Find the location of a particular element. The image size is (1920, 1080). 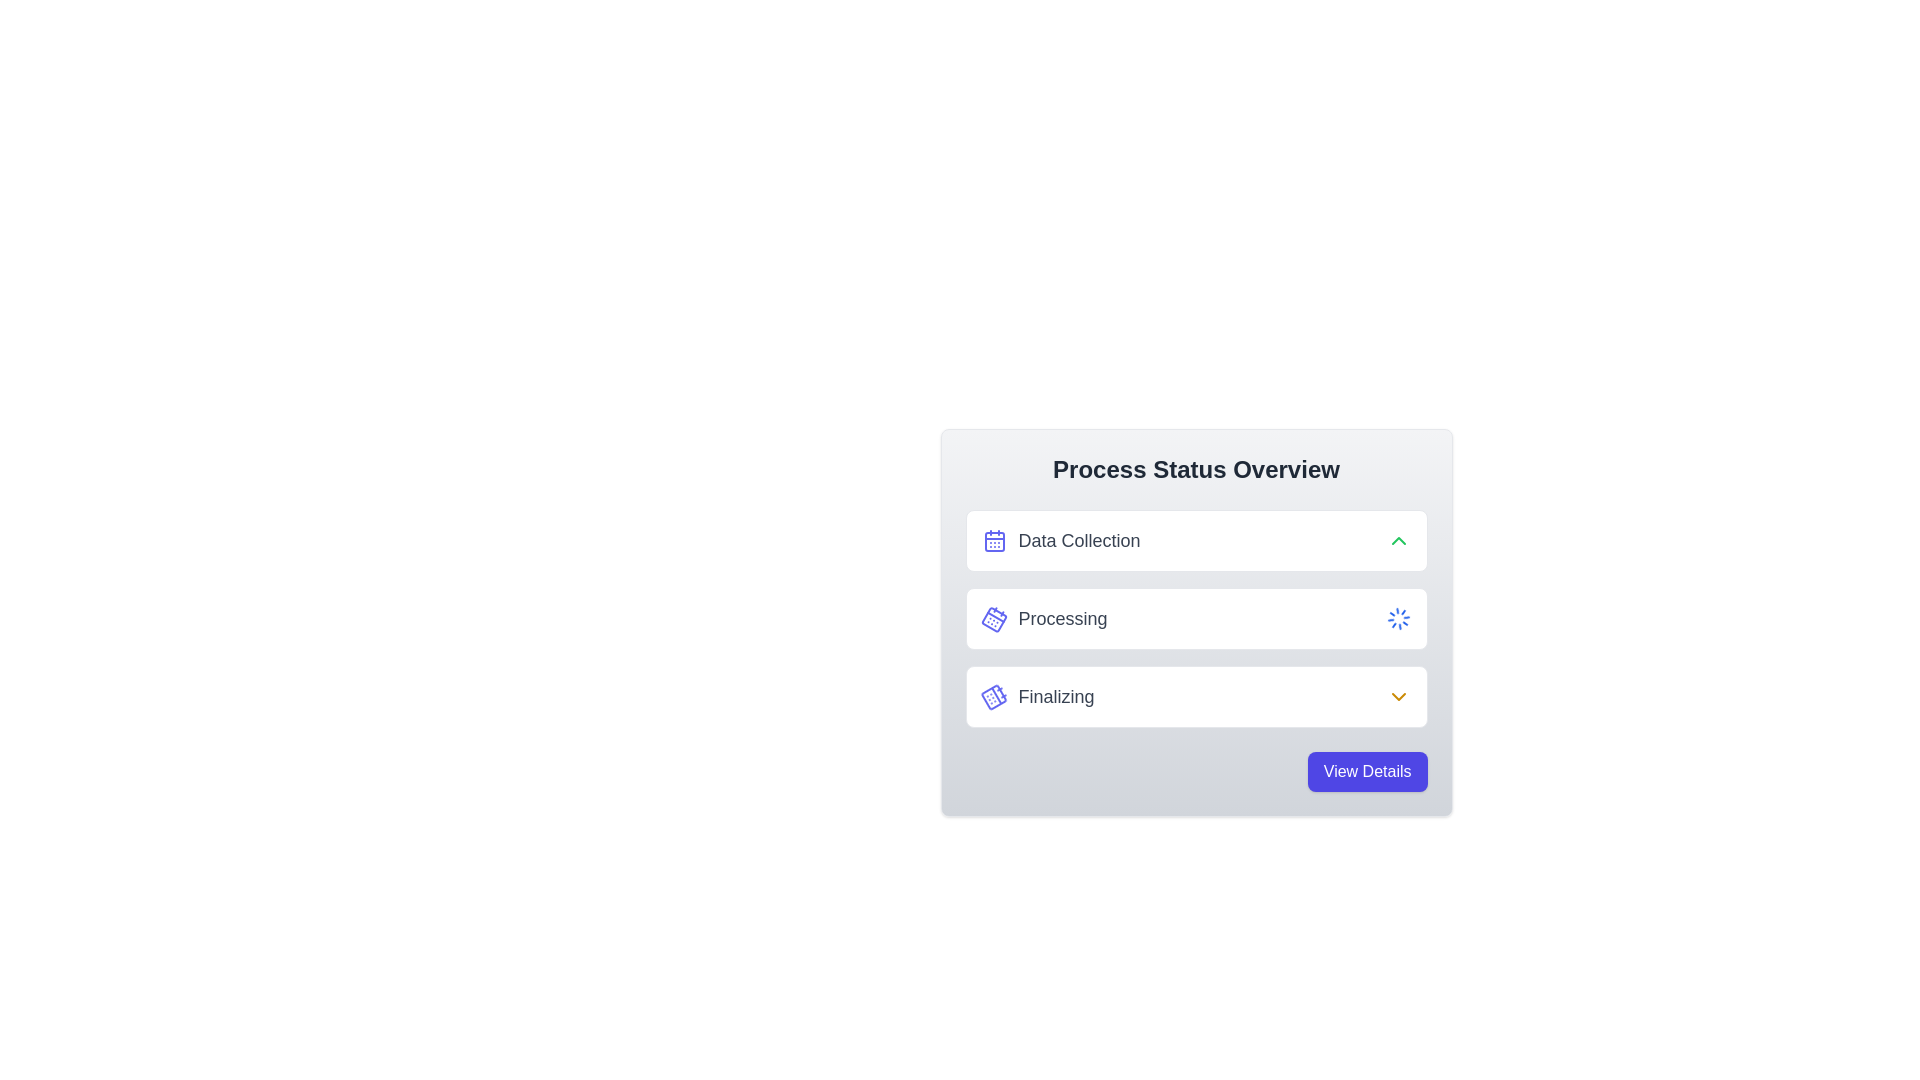

the 'Finalizing' text label, which is part of a step indicator arrangement in a gray rectangular card, located in the third step of the process indicator list is located at coordinates (1055, 696).